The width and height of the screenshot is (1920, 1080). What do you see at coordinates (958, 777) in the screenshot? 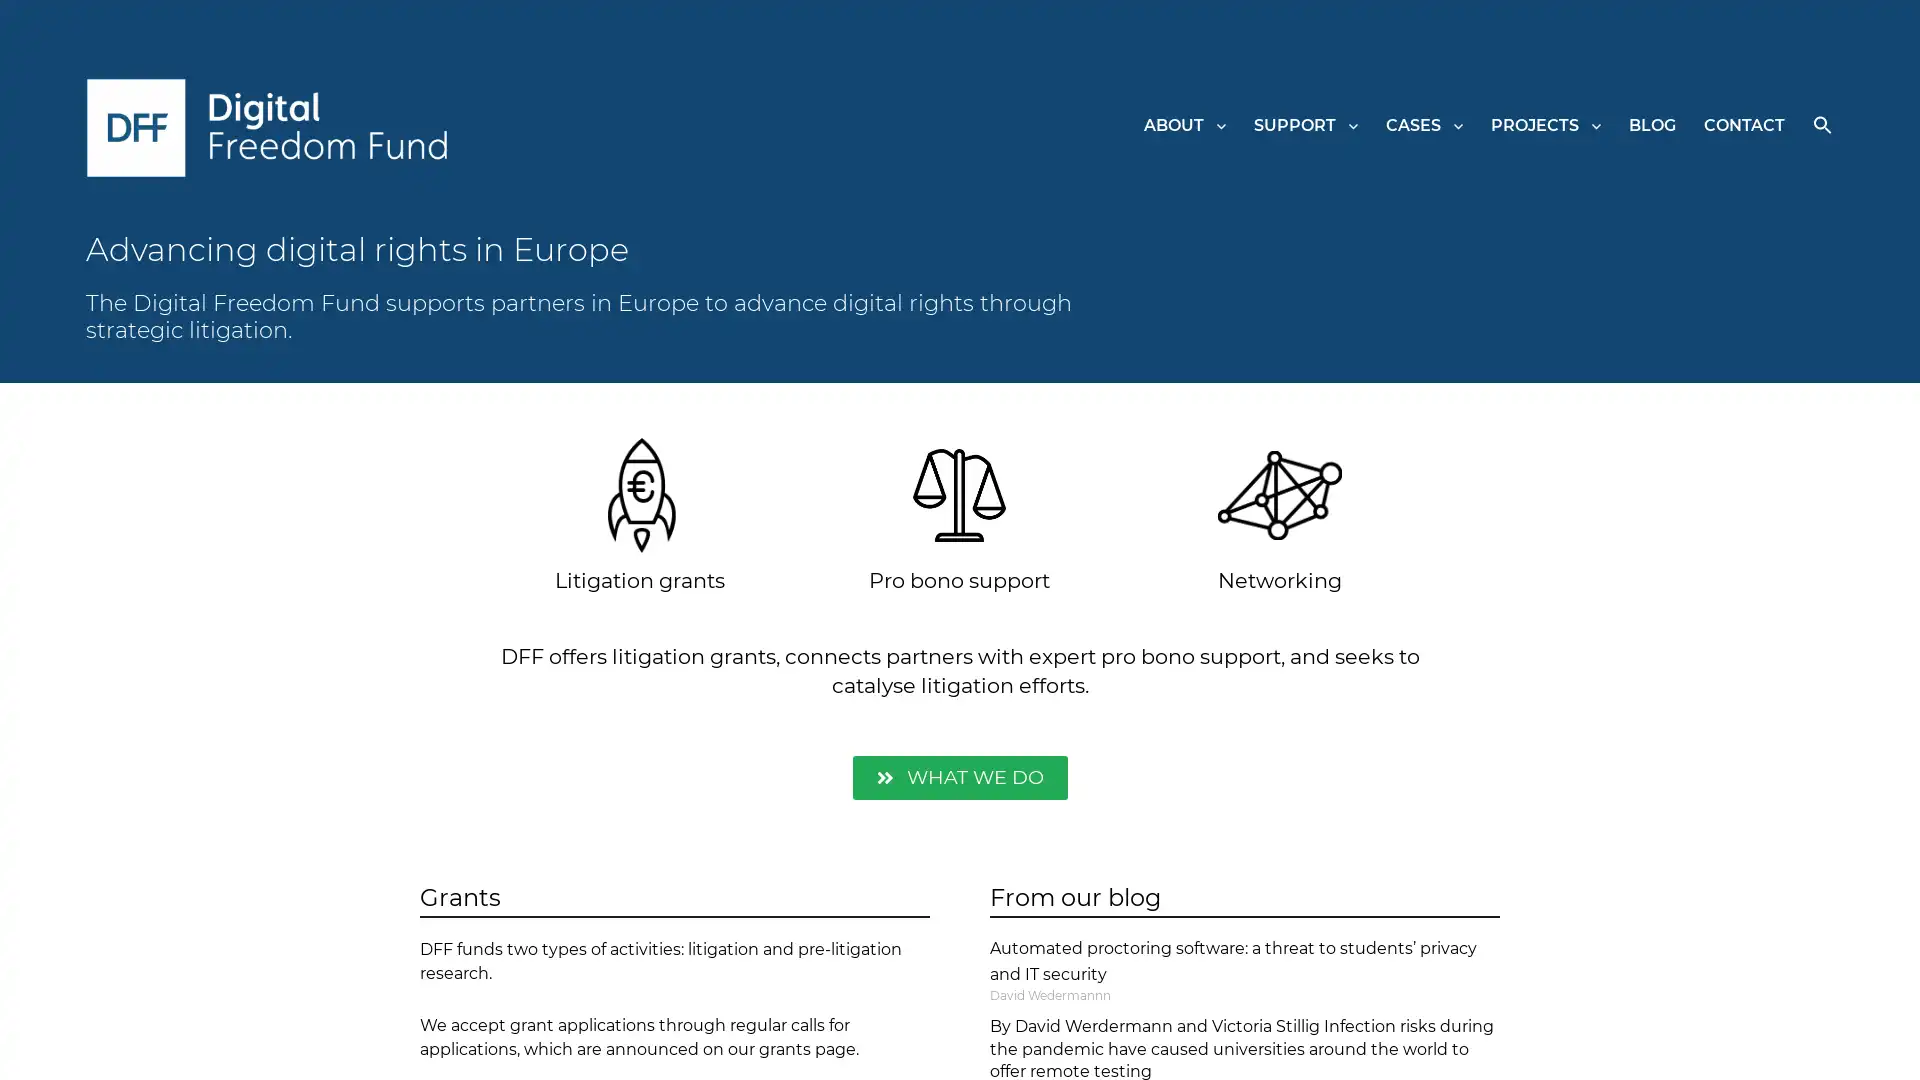
I see `WHAT WE DO` at bounding box center [958, 777].